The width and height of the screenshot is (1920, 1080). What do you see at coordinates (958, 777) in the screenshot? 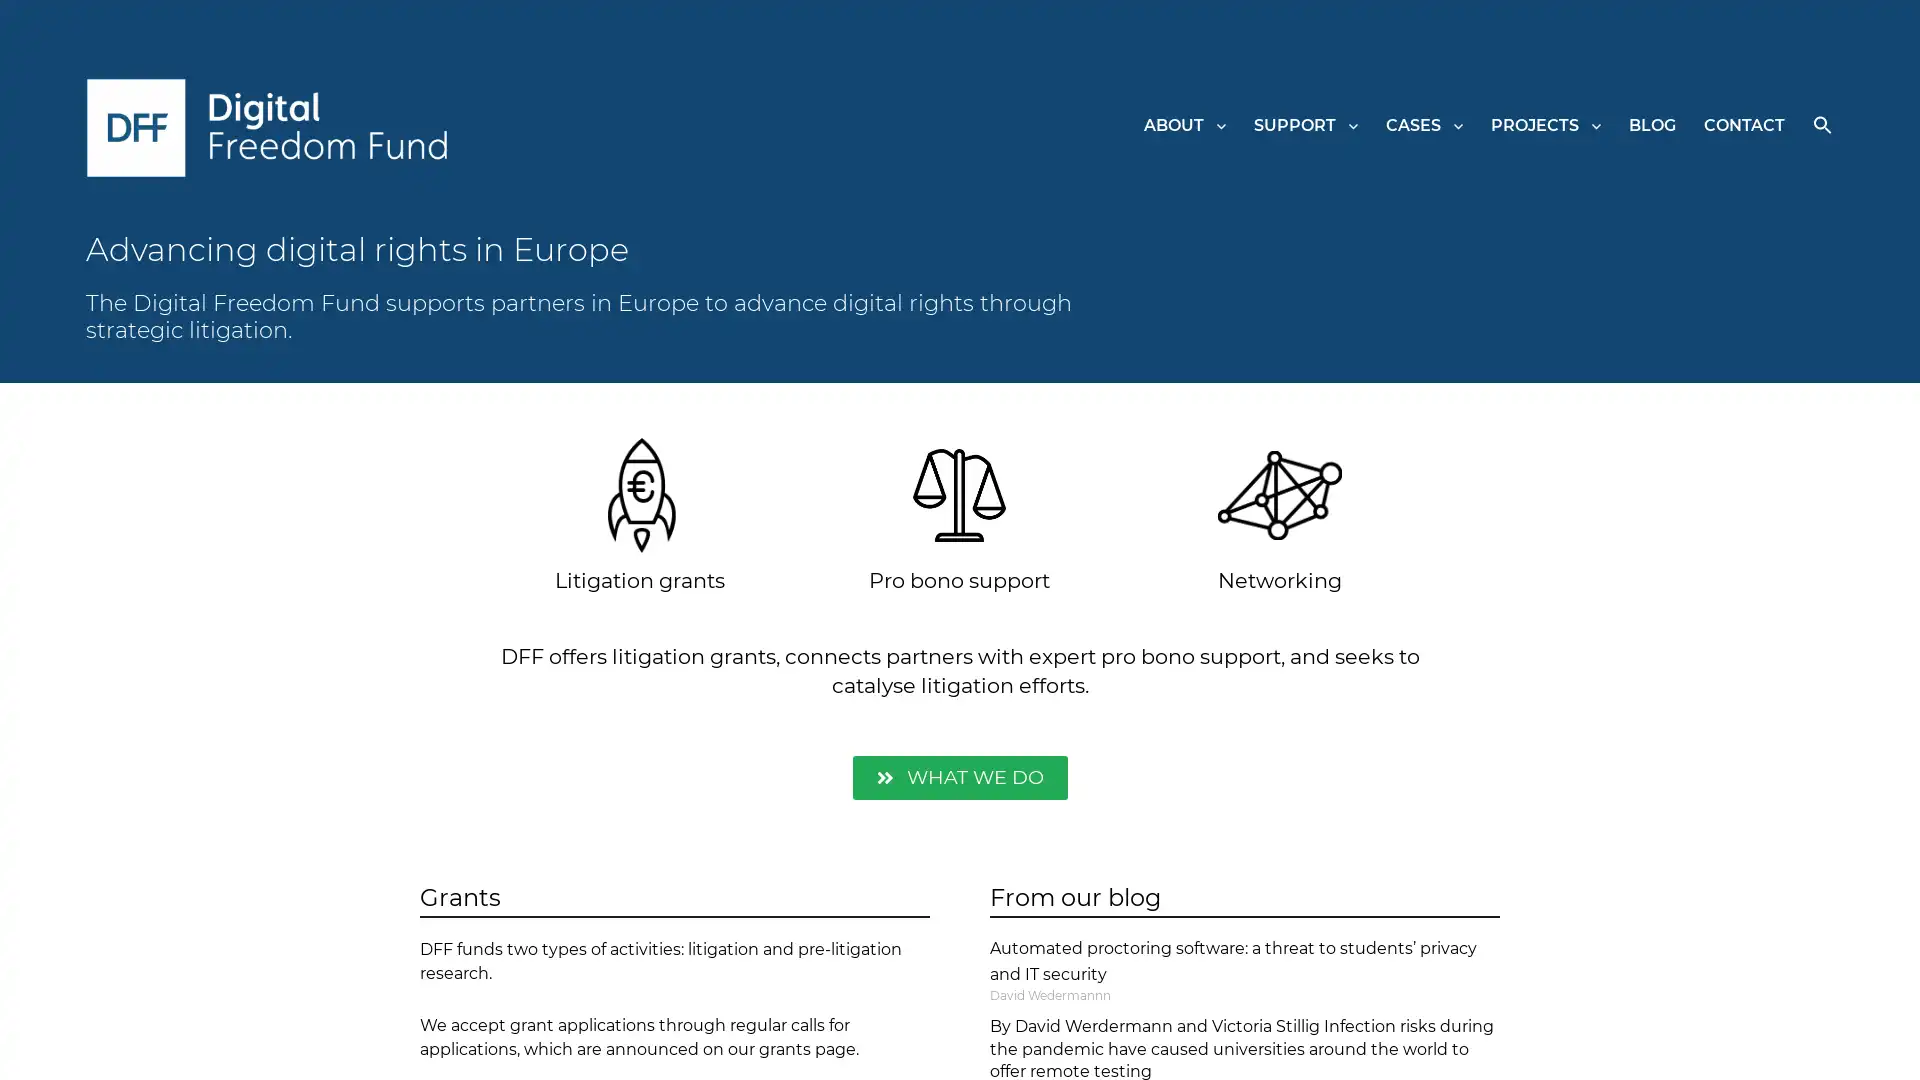
I see `WHAT WE DO` at bounding box center [958, 777].